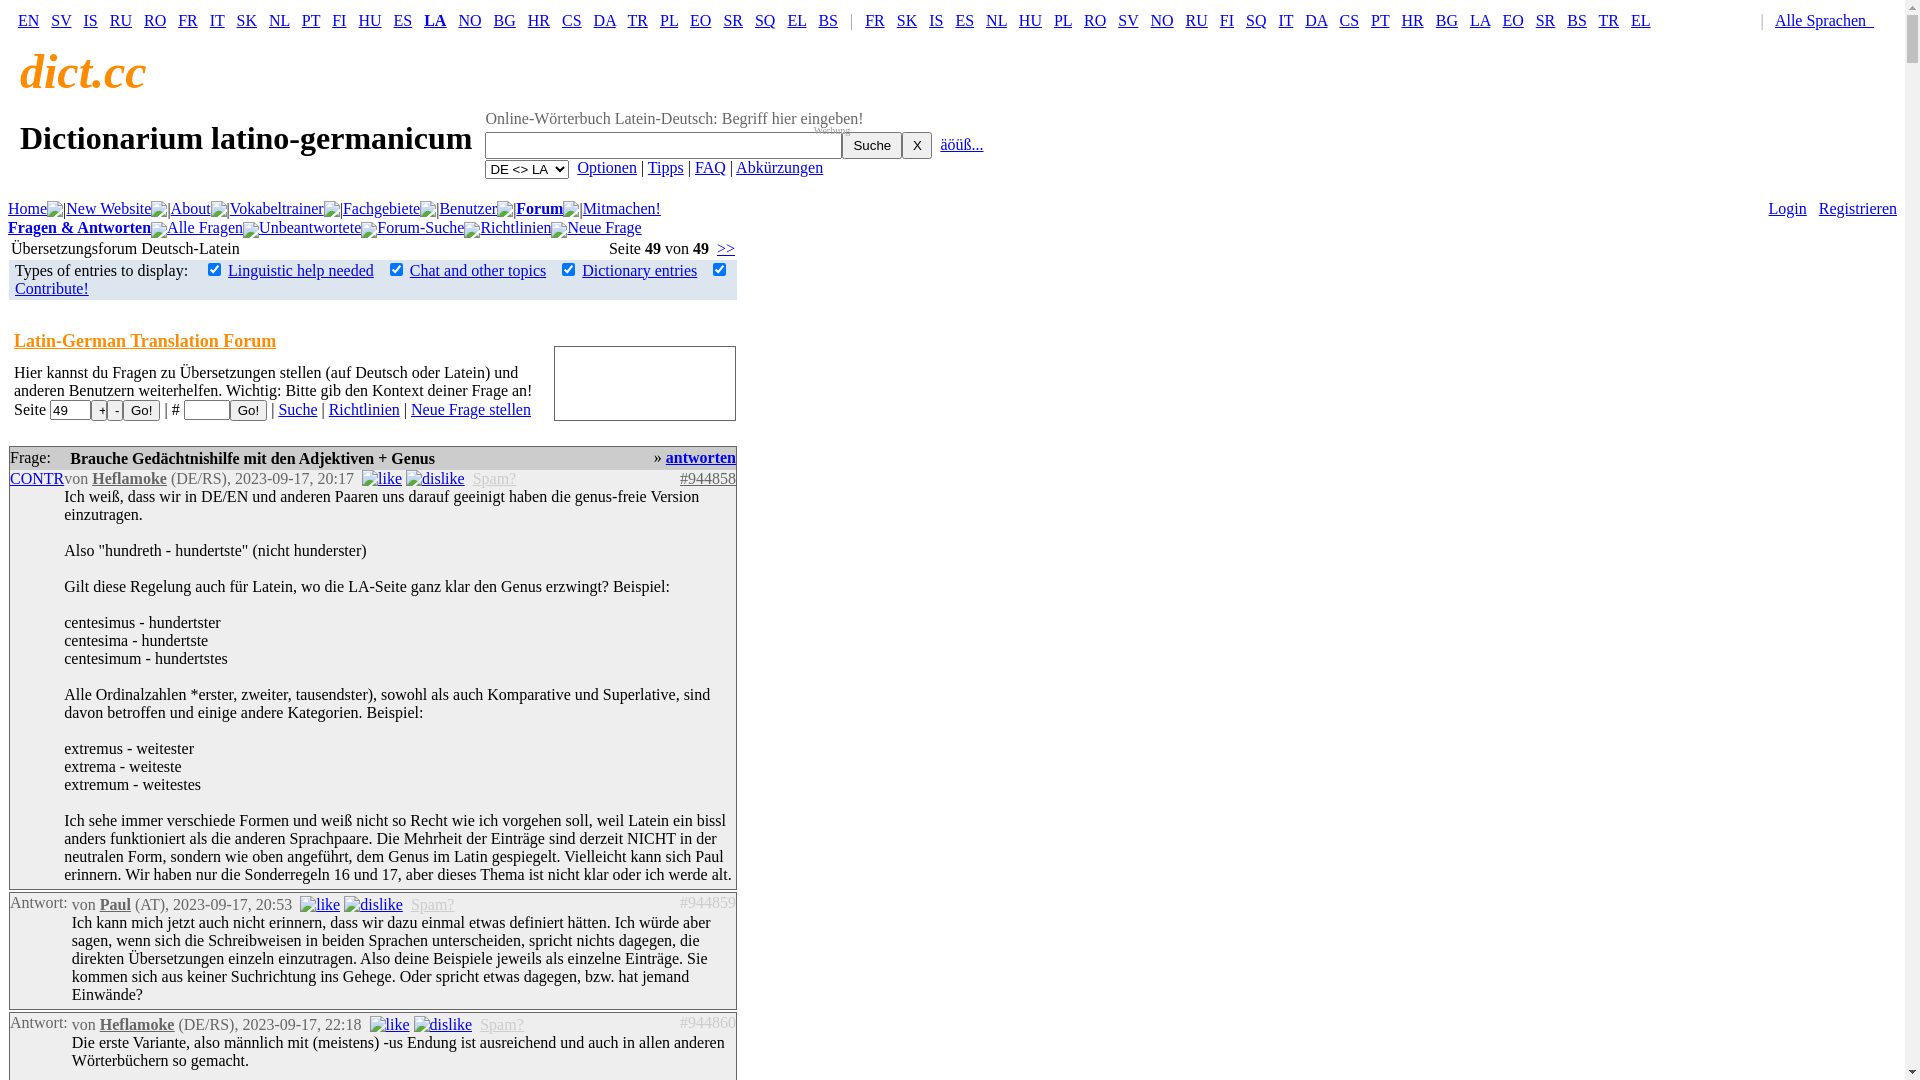  Describe the element at coordinates (61, 20) in the screenshot. I see `'SV'` at that location.